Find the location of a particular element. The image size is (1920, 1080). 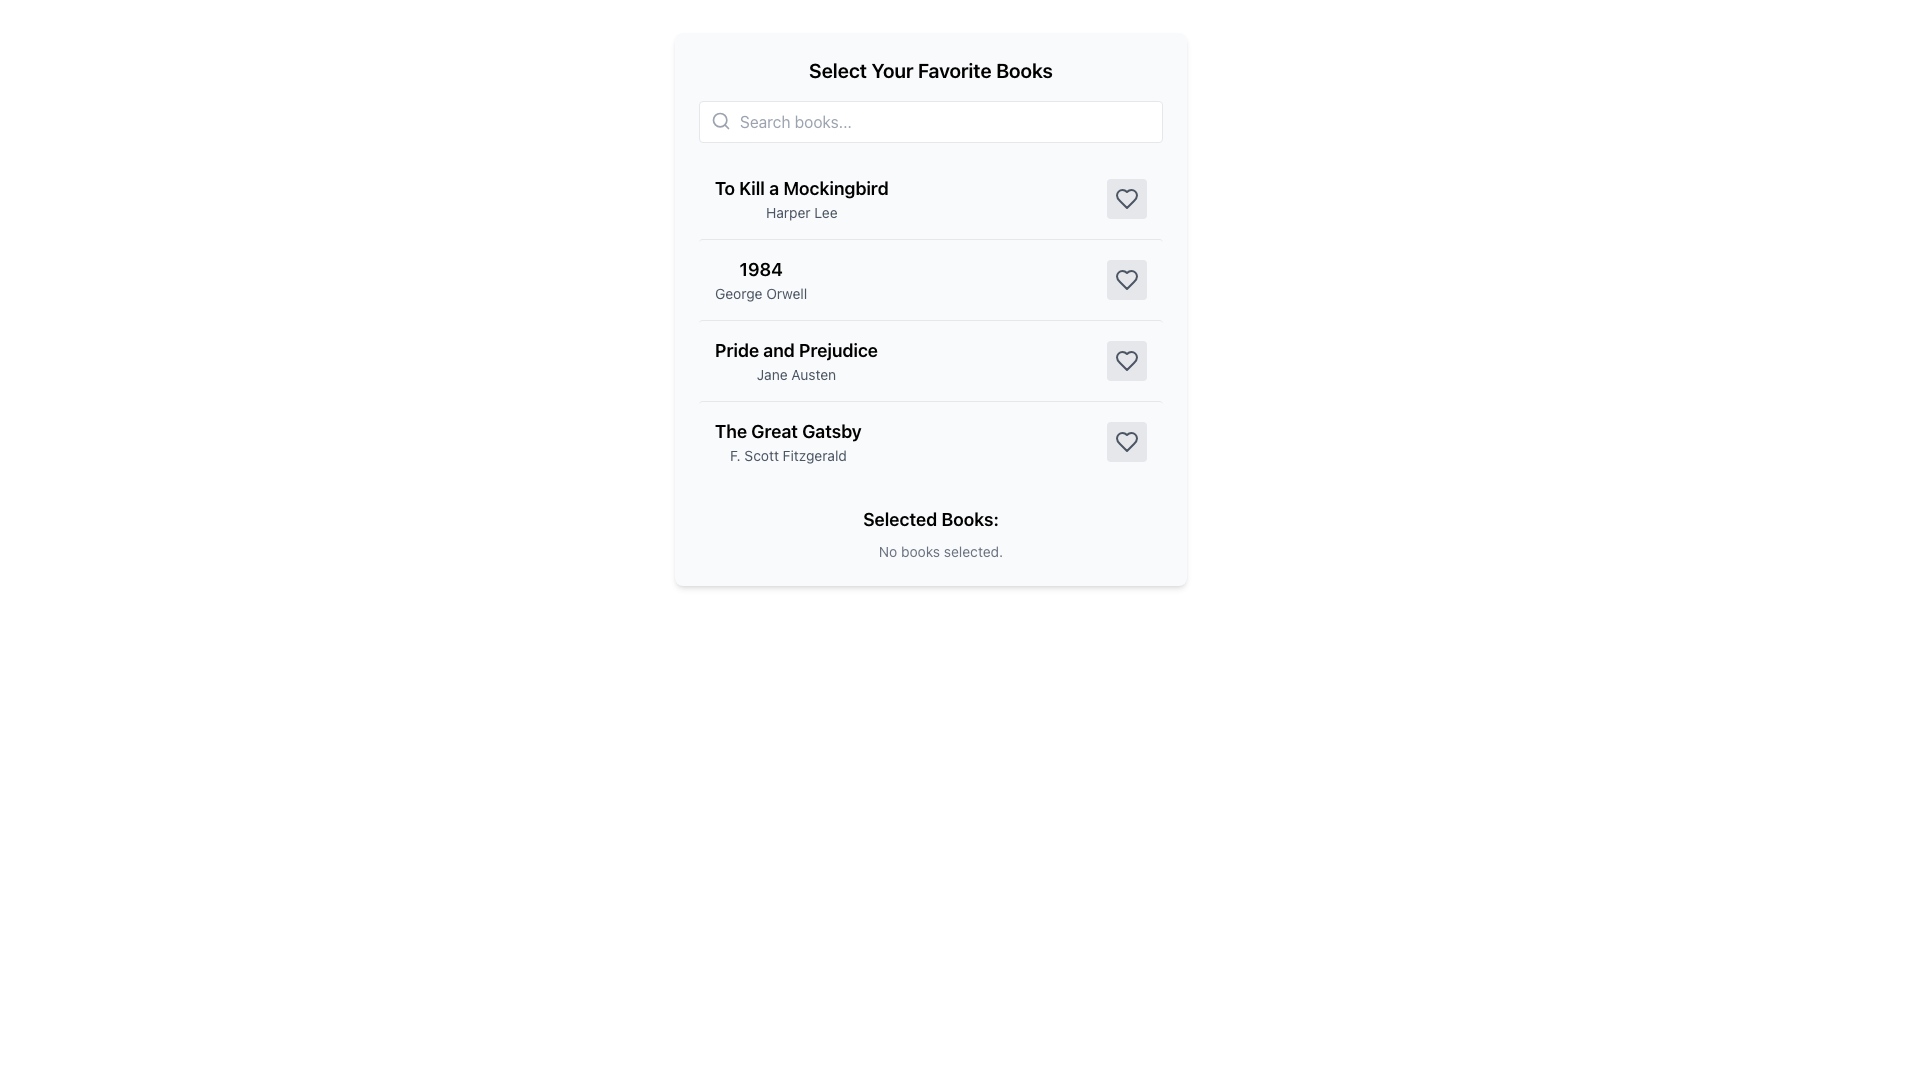

the heart-shaped button outlined in dark gray, located to the right of the text 'The Great Gatsby', to mark it as selected is located at coordinates (1127, 441).